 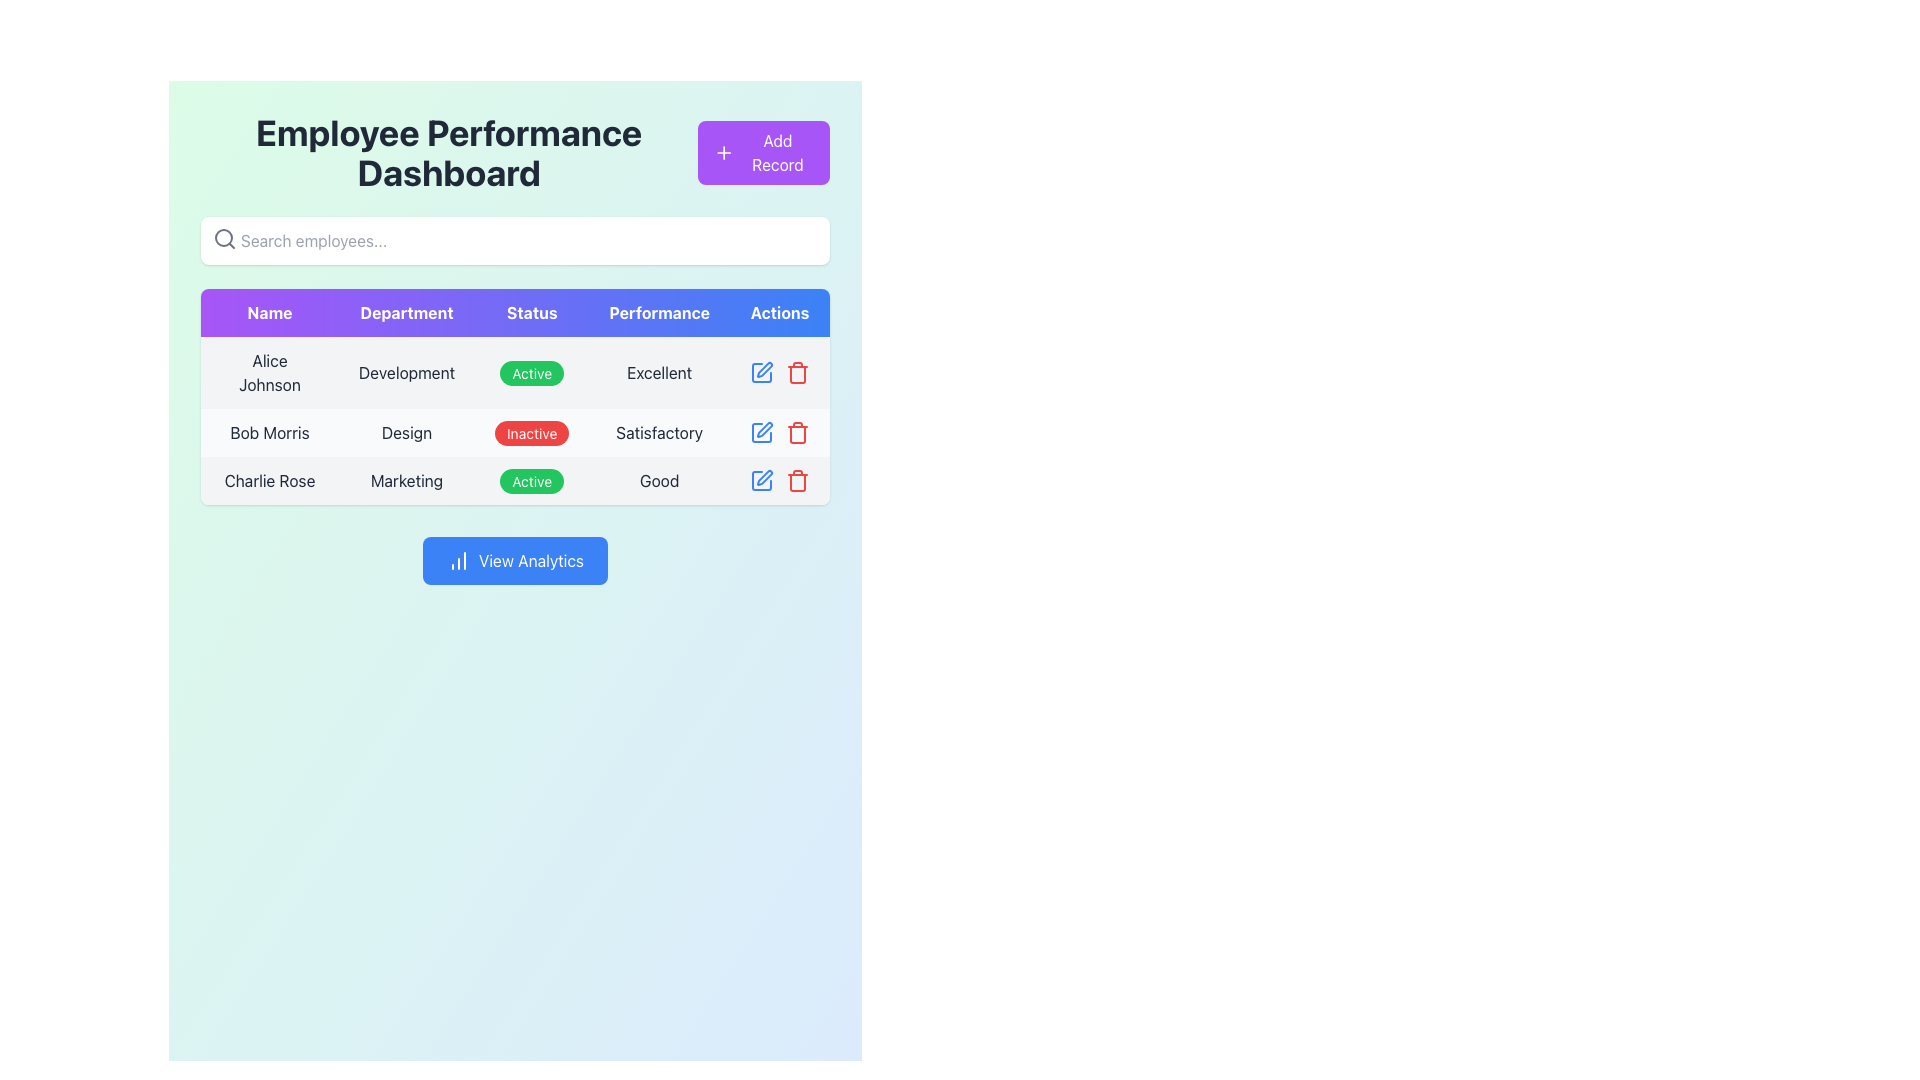 What do you see at coordinates (659, 481) in the screenshot?
I see `the text label displaying 'Good' in the 'Performance' column of the 'Charlie Rose' row in the data table` at bounding box center [659, 481].